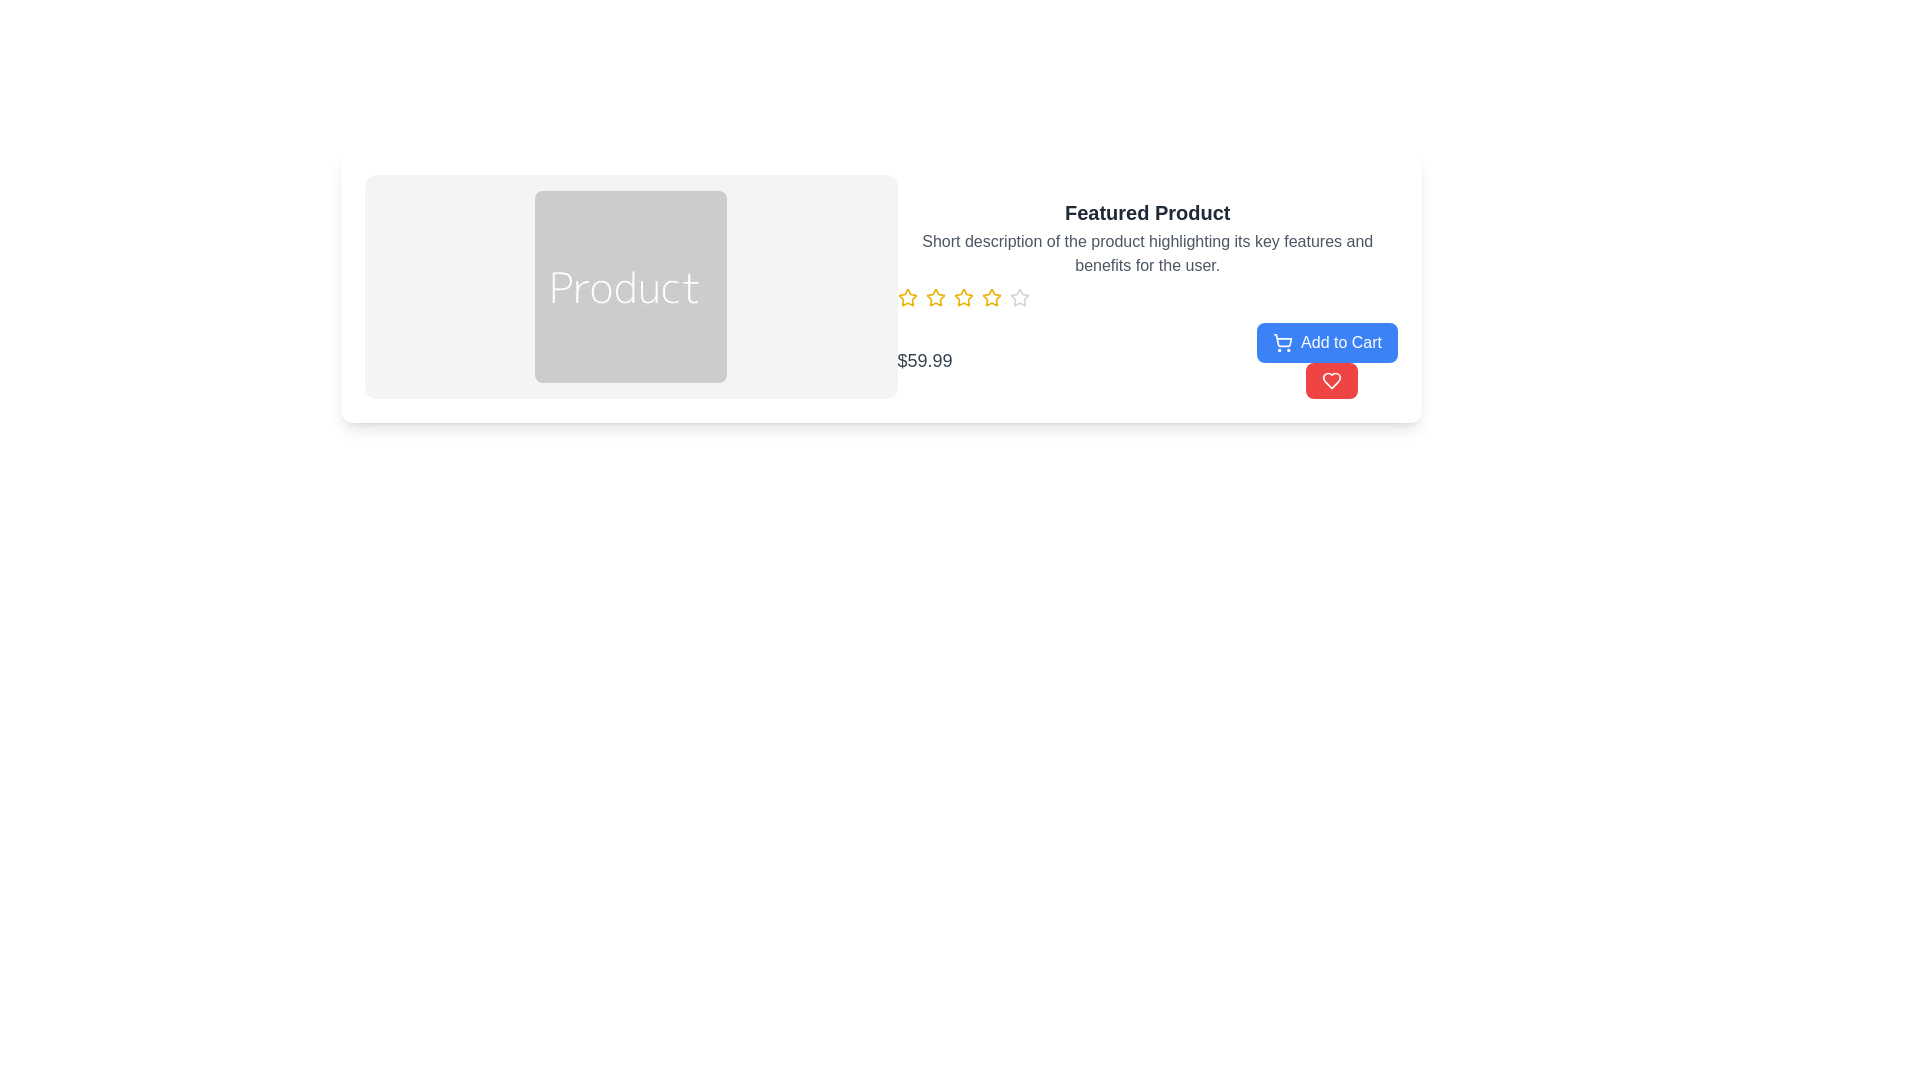 The width and height of the screenshot is (1920, 1080). Describe the element at coordinates (1331, 381) in the screenshot. I see `the heart-shaped icon button located at the bottom-right corner of the content card` at that location.